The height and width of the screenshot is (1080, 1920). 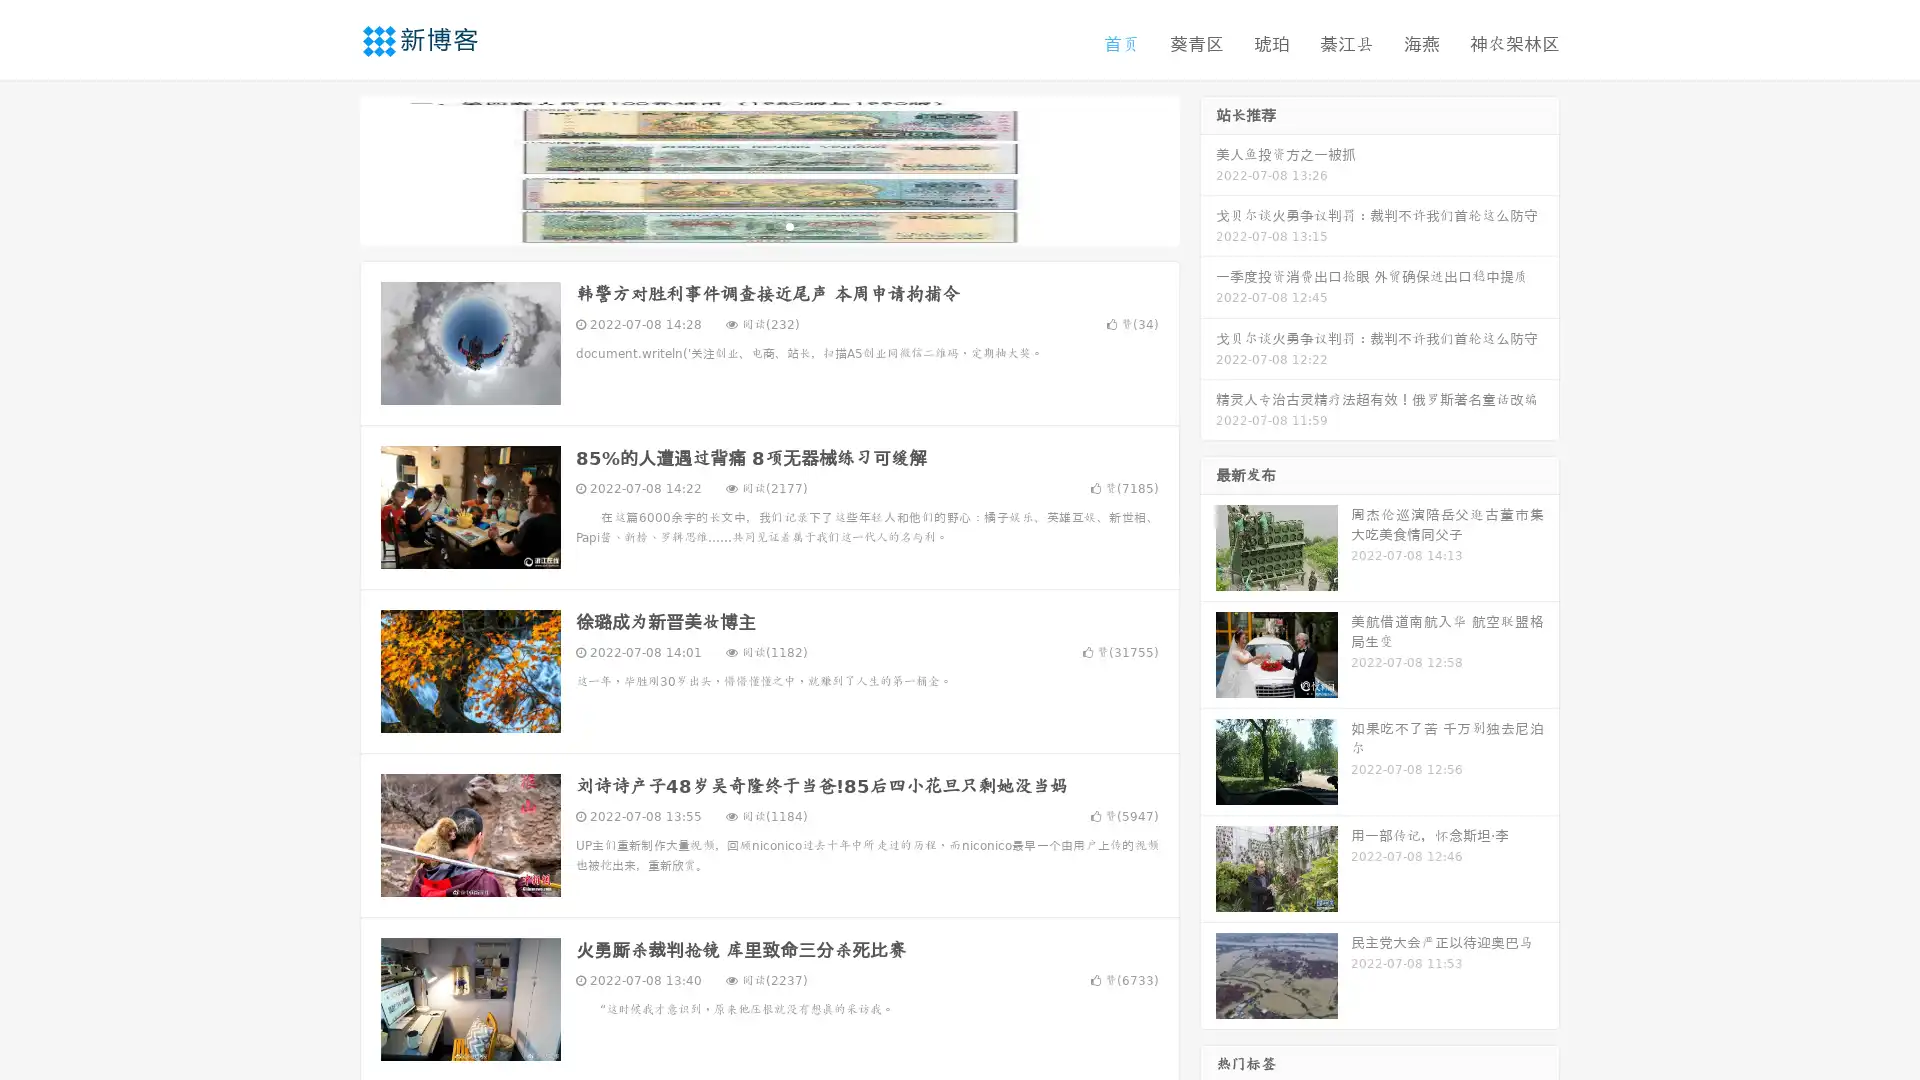 I want to click on Previous slide, so click(x=330, y=168).